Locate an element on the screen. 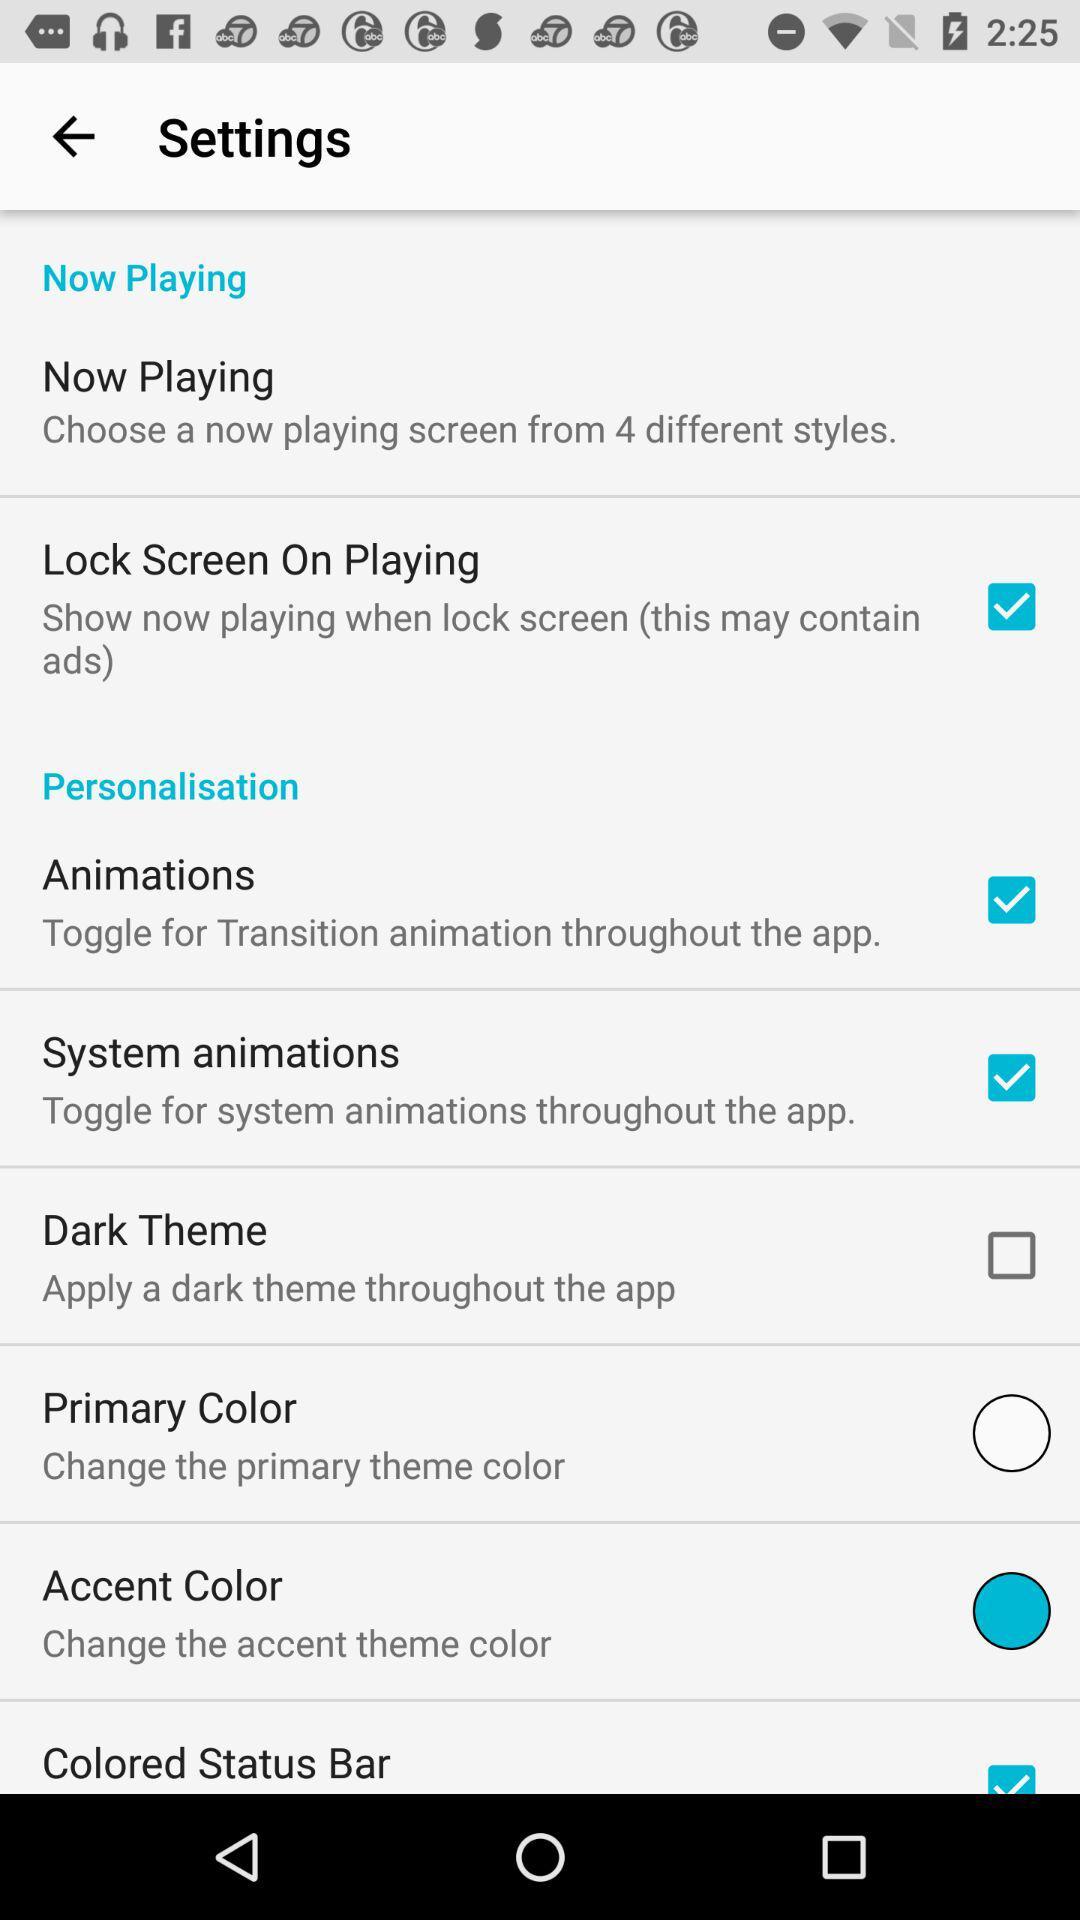  colored status bar is located at coordinates (216, 1761).